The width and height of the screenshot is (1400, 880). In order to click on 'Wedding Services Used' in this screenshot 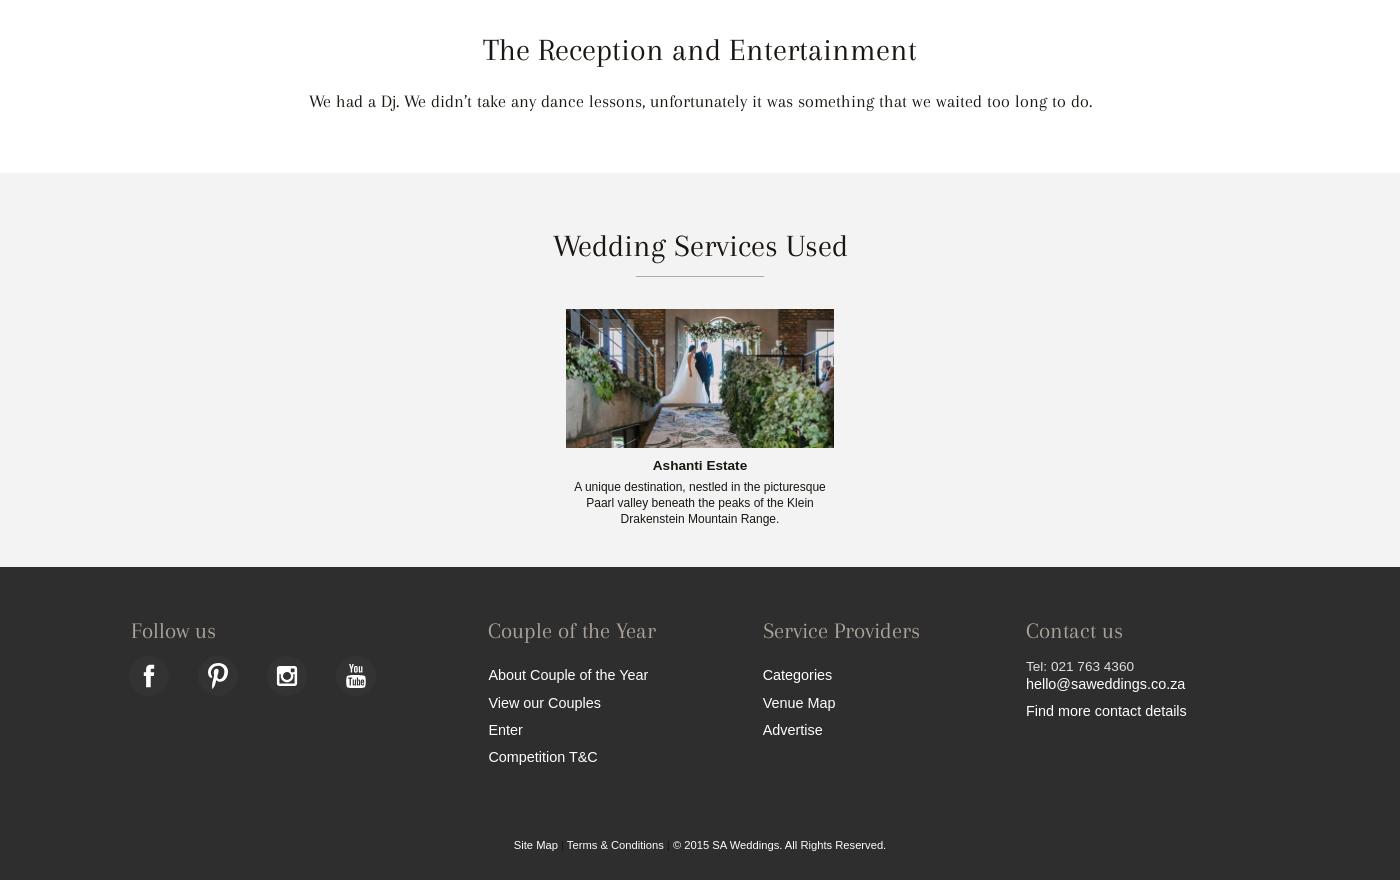, I will do `click(552, 244)`.